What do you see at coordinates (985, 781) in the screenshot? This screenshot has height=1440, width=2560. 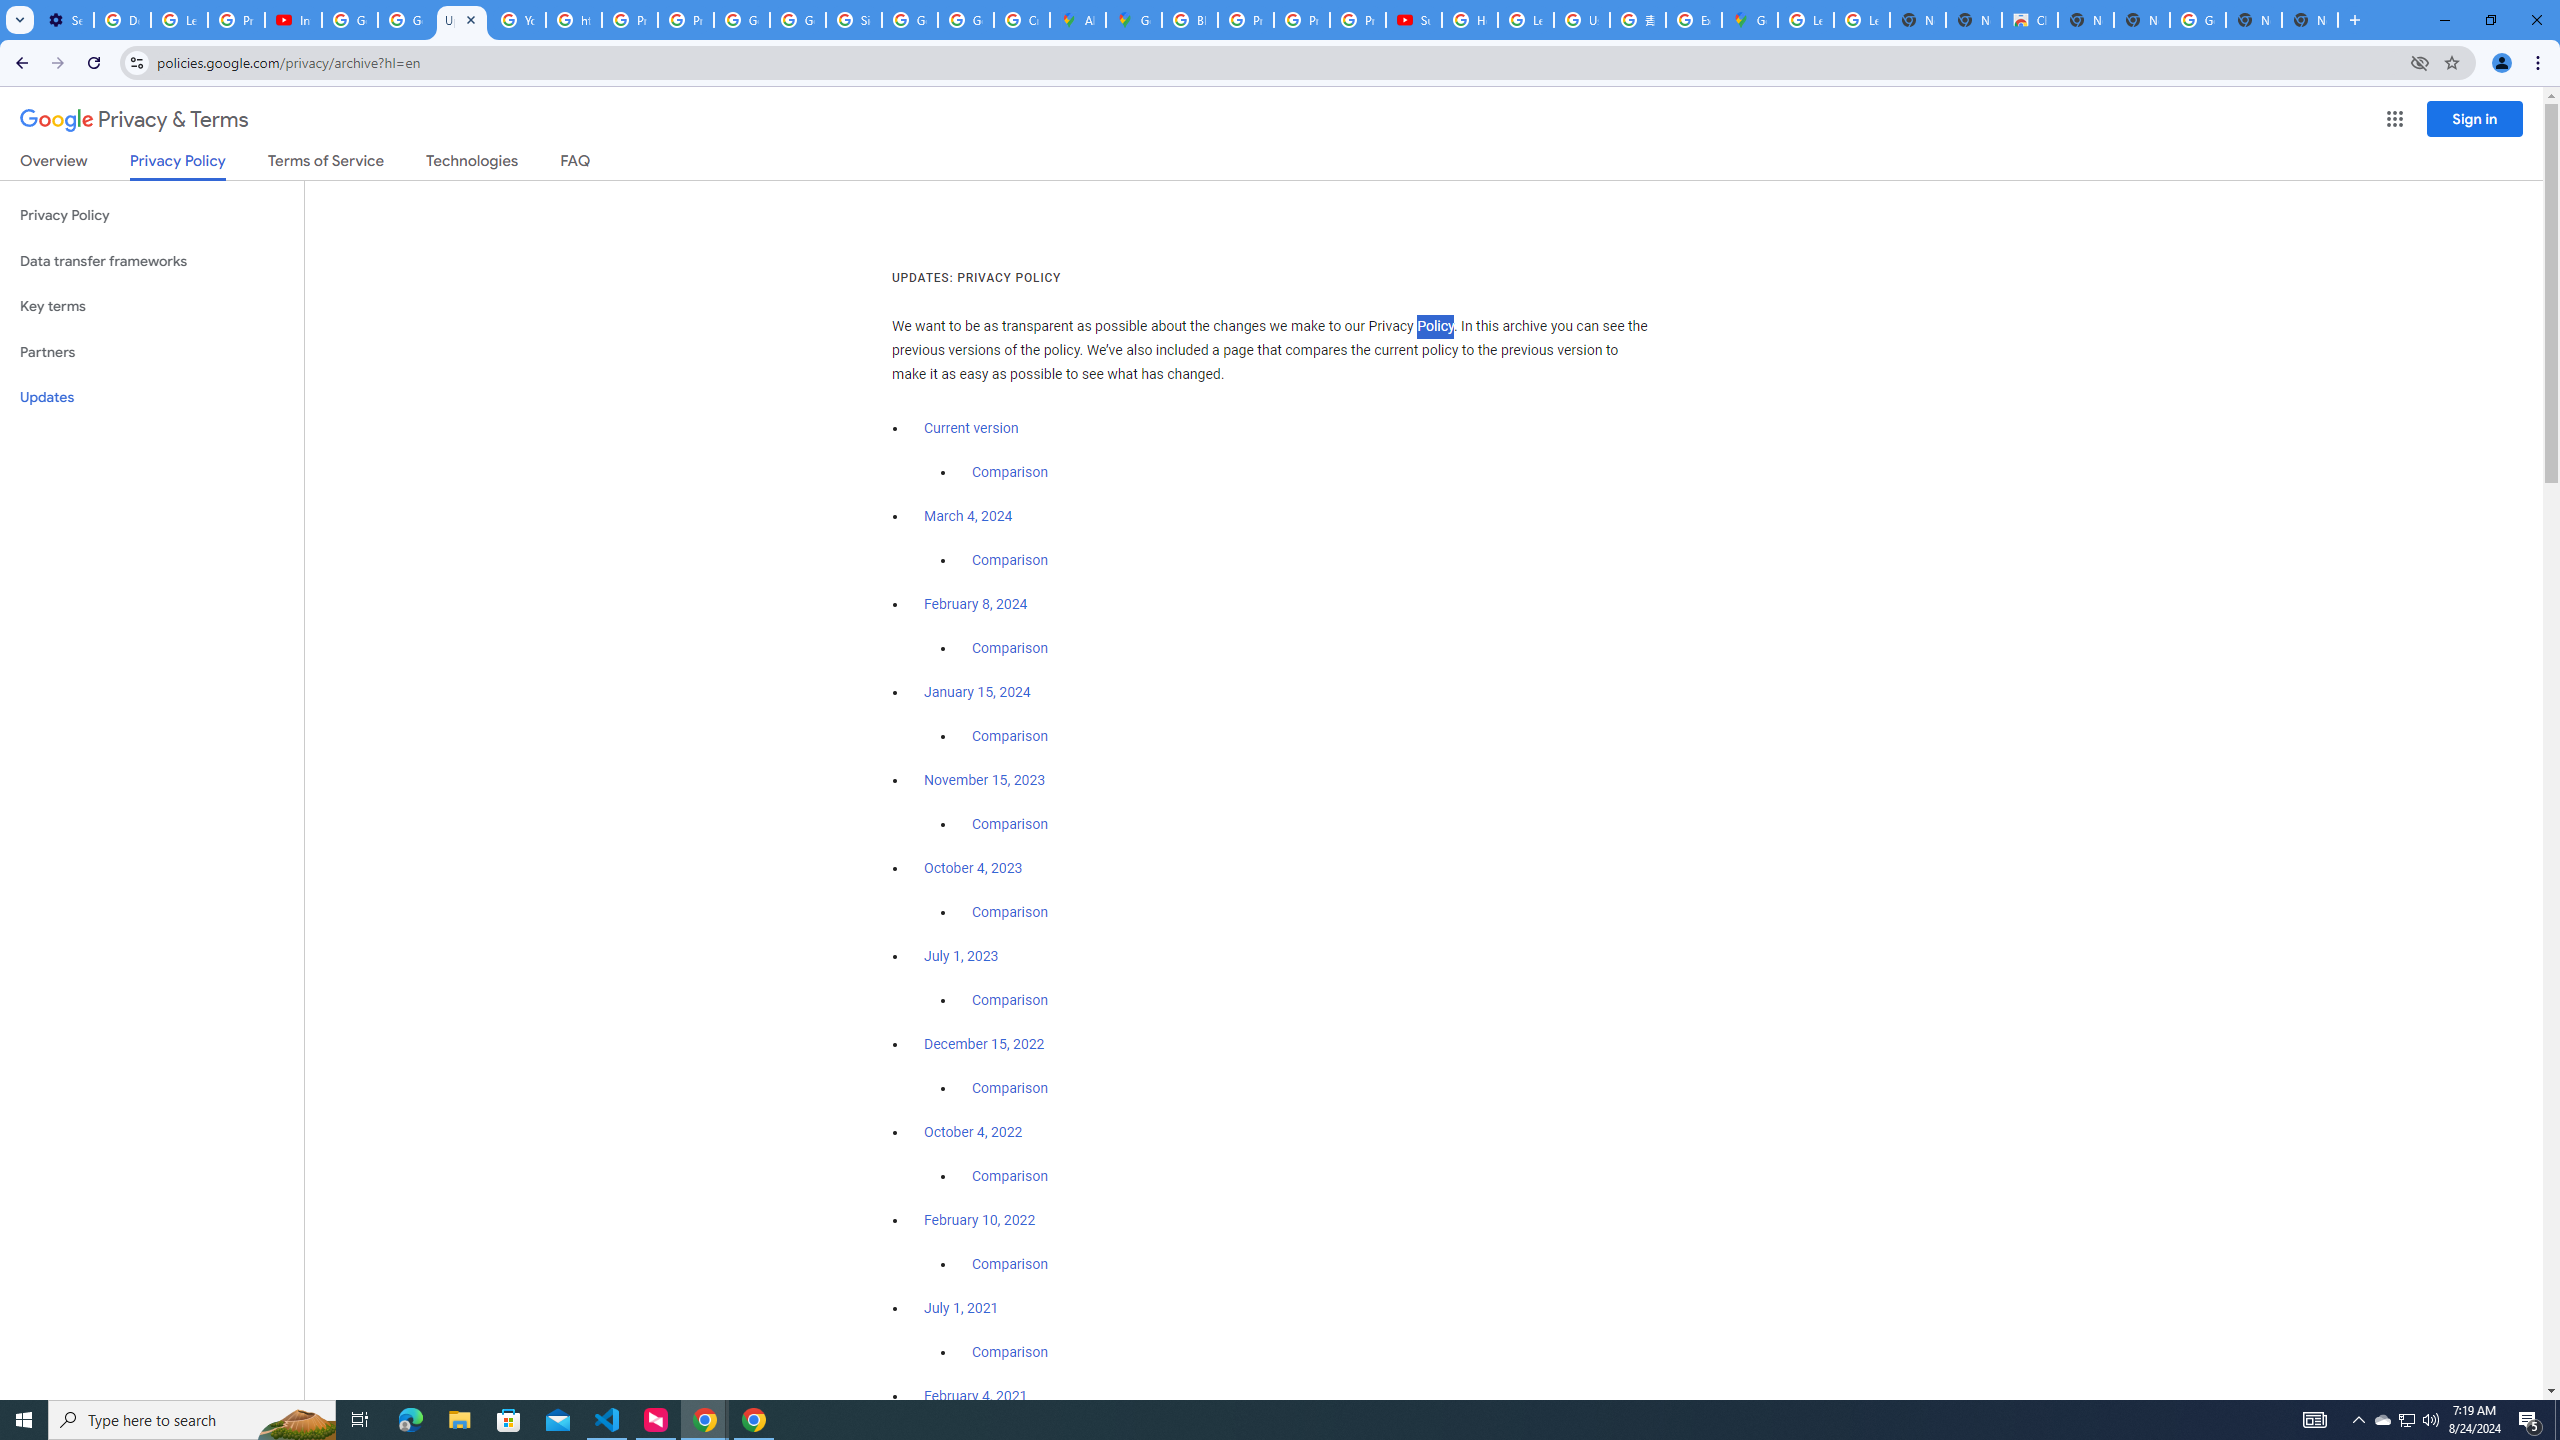 I see `'November 15, 2023'` at bounding box center [985, 781].